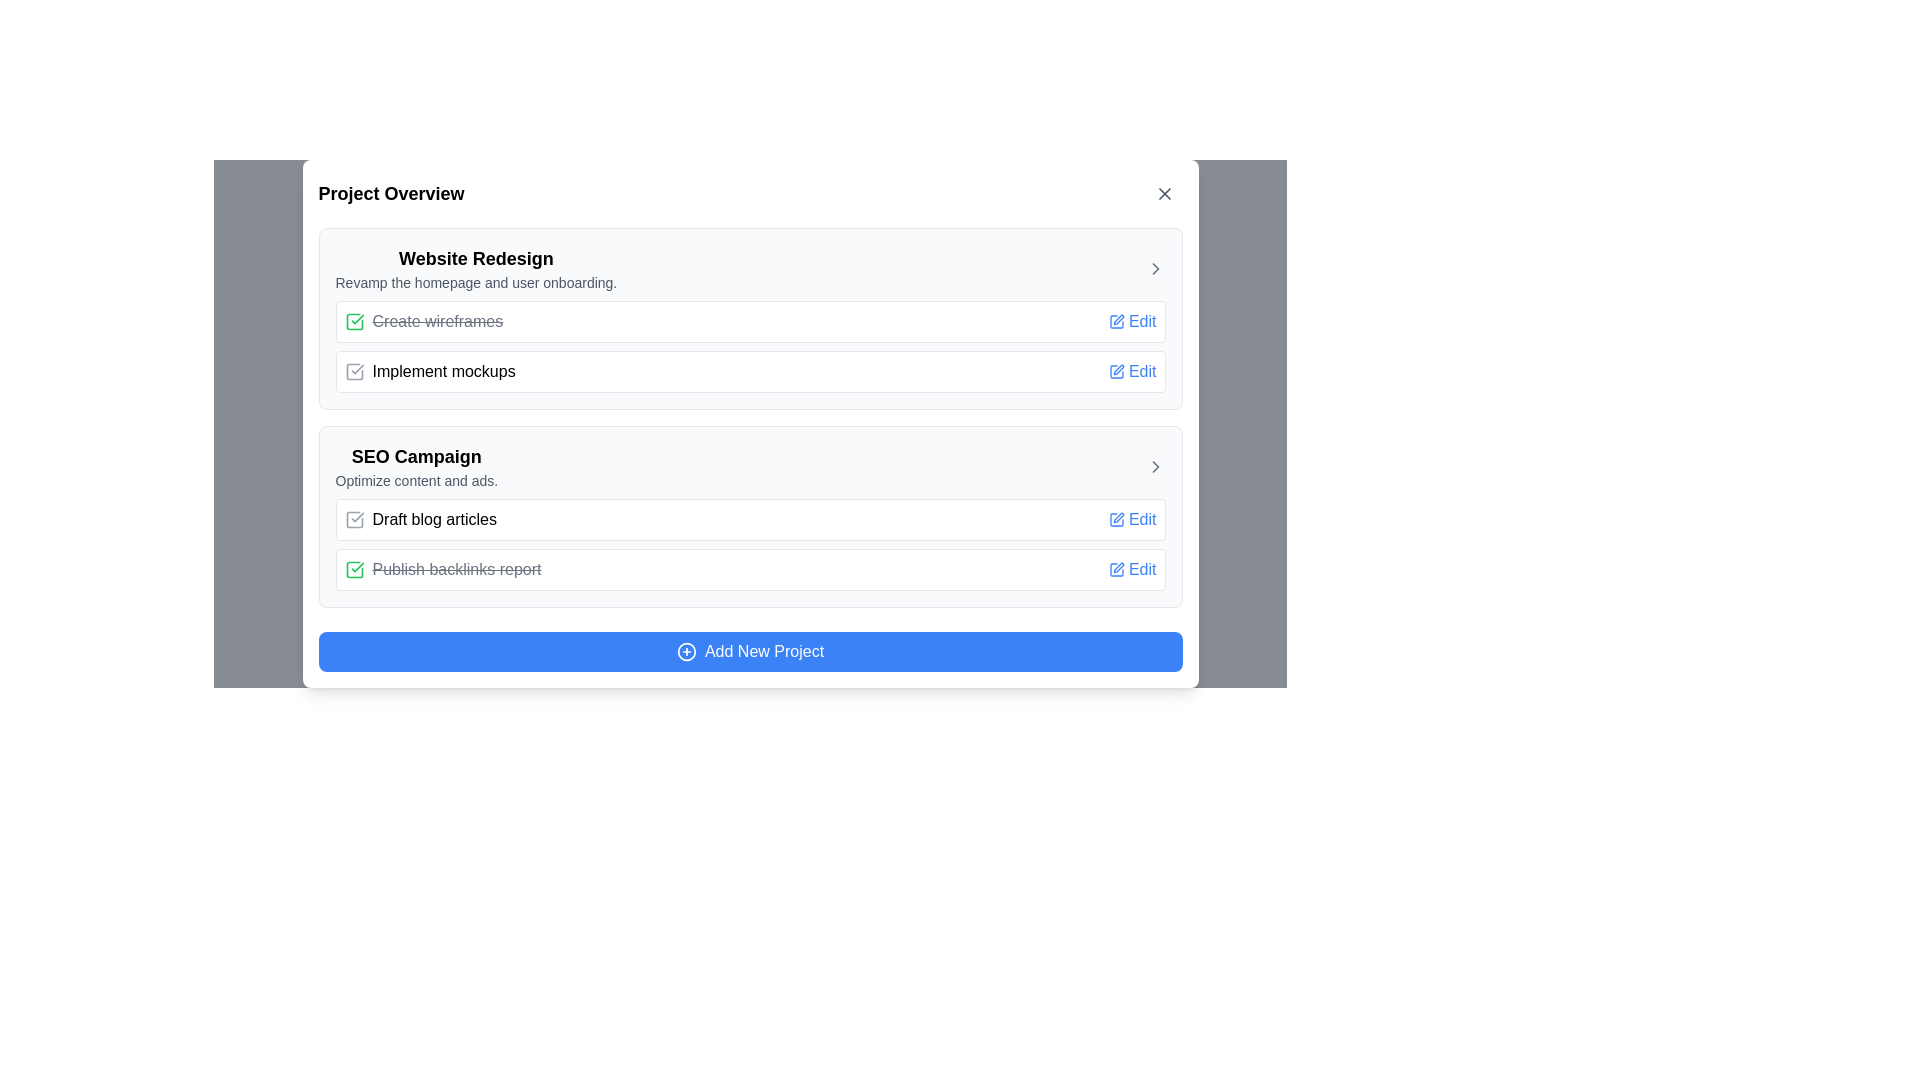 The image size is (1920, 1080). I want to click on the pencil icon representing the edit action for the 'Website Redesign' section, so click(1117, 319).